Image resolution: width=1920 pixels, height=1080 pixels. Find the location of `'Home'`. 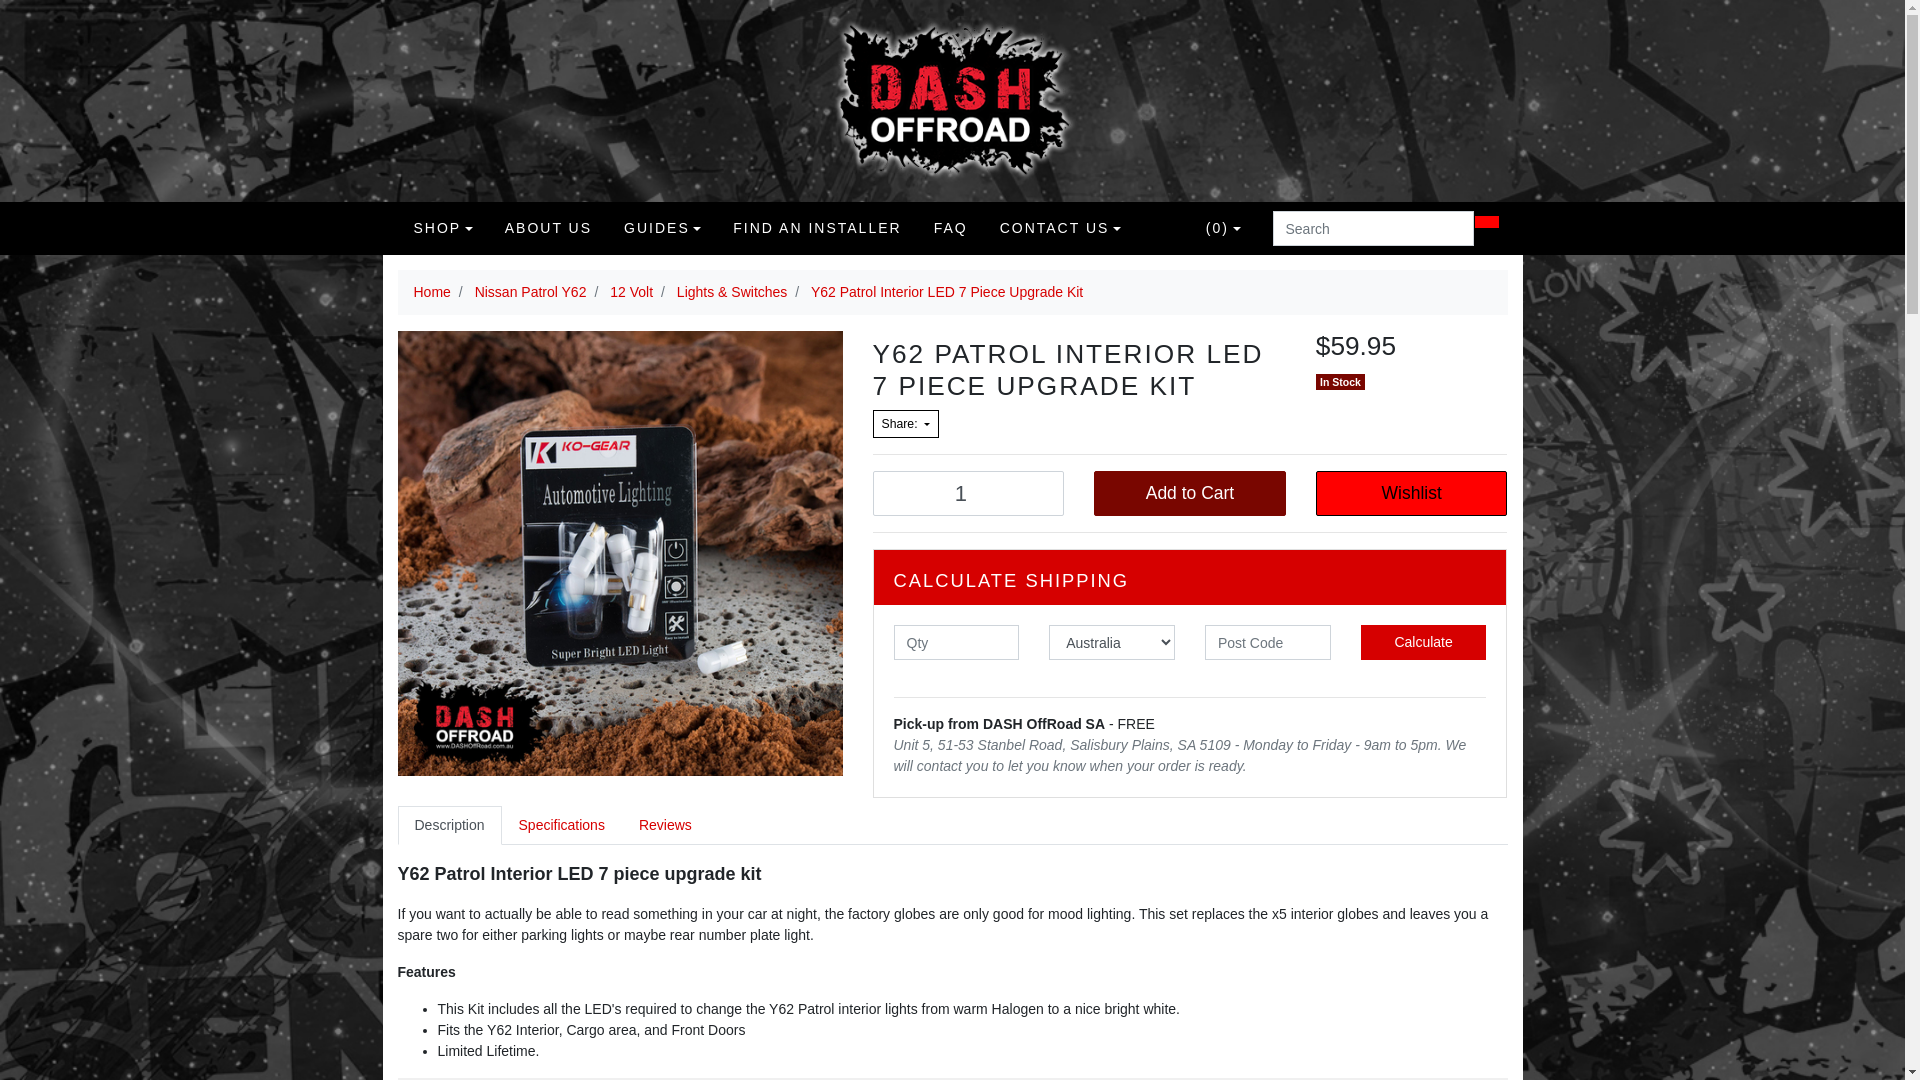

'Home' is located at coordinates (431, 292).